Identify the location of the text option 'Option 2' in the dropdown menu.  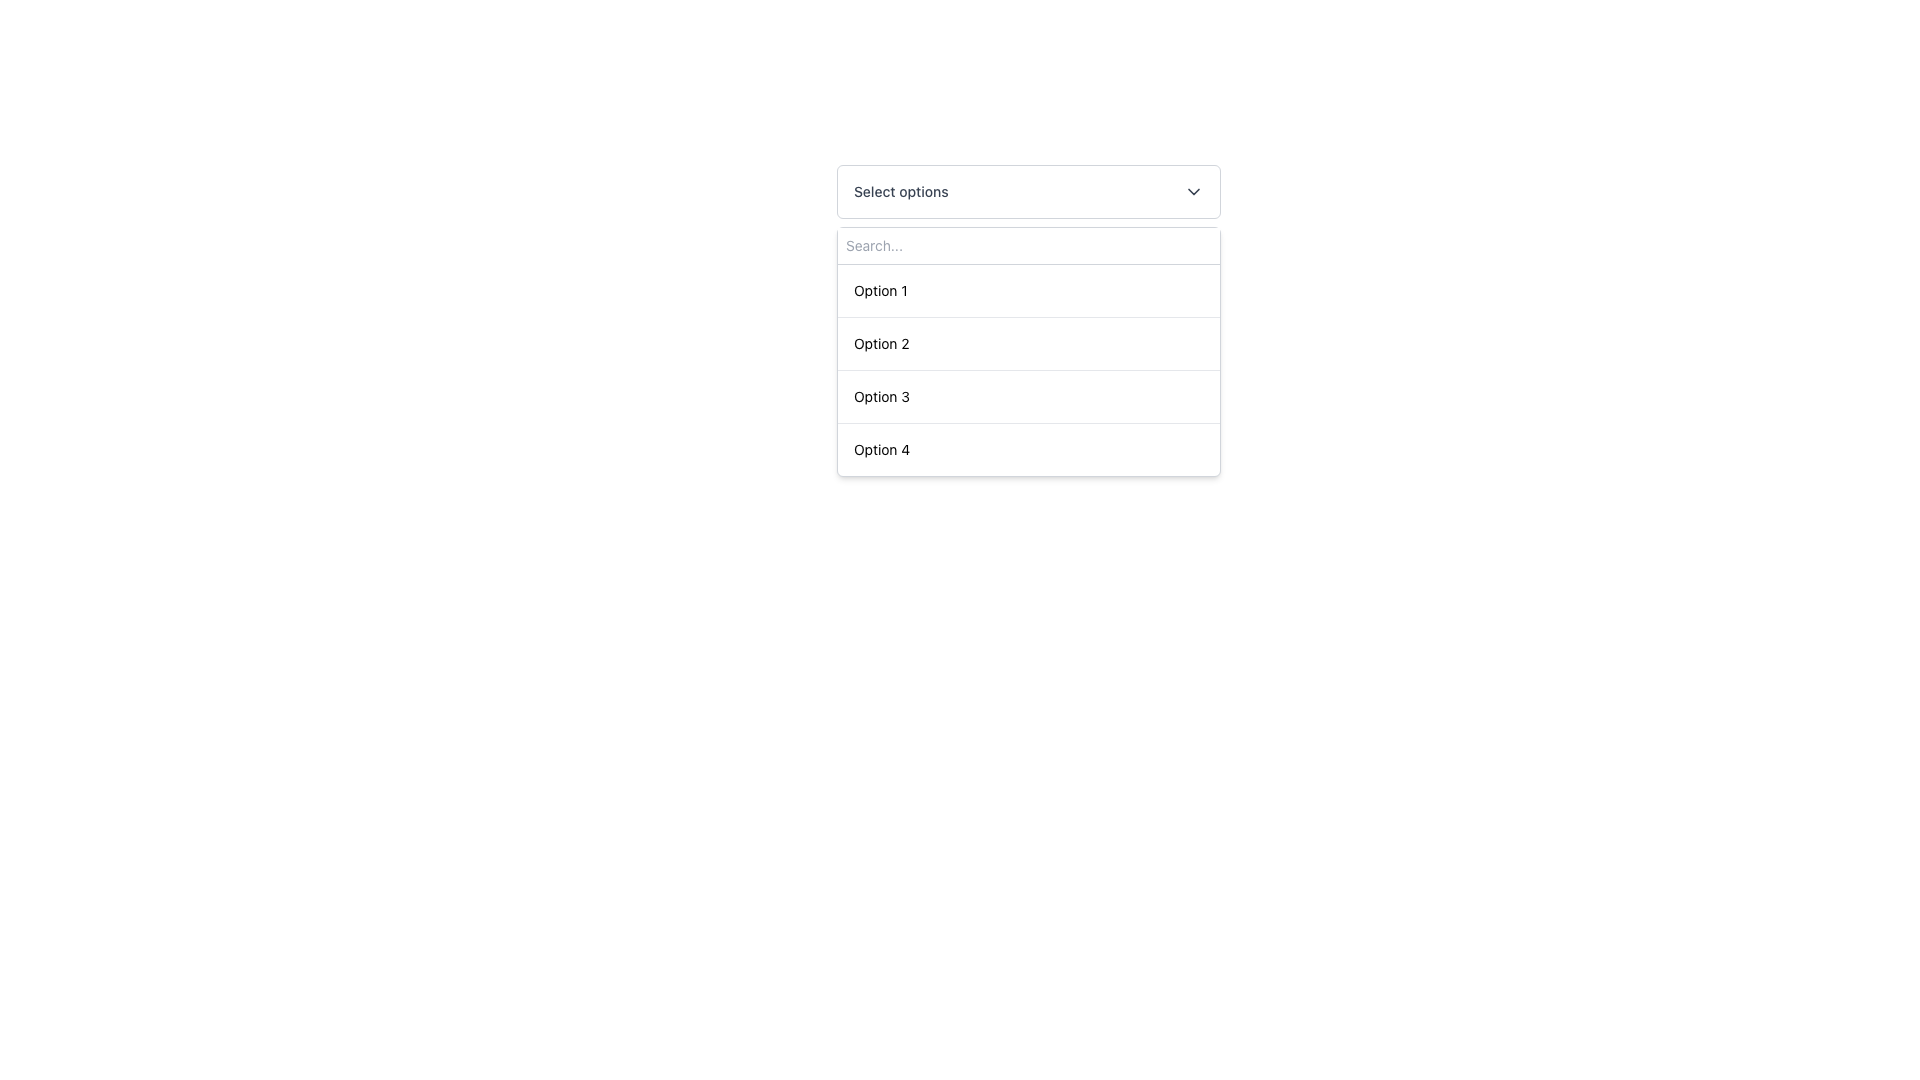
(880, 342).